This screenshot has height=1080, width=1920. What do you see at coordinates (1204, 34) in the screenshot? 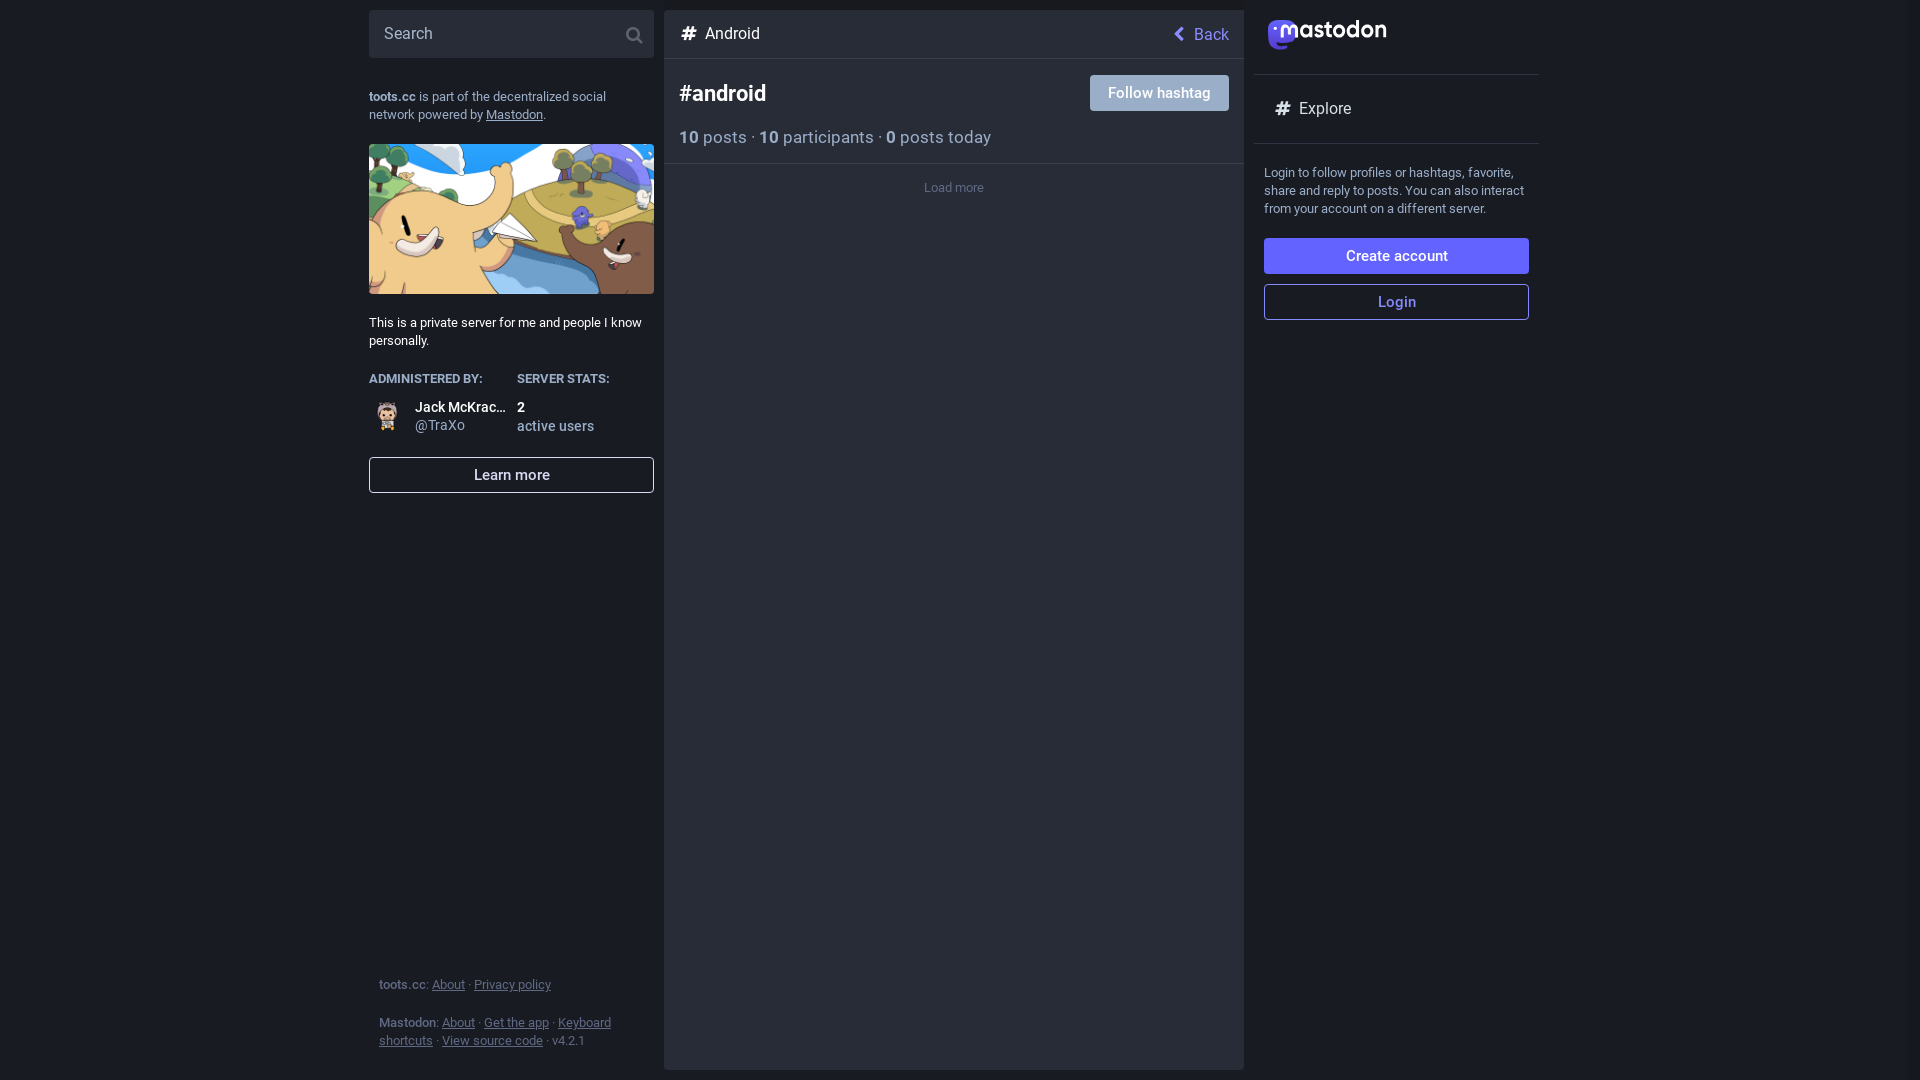
I see `'Back'` at bounding box center [1204, 34].